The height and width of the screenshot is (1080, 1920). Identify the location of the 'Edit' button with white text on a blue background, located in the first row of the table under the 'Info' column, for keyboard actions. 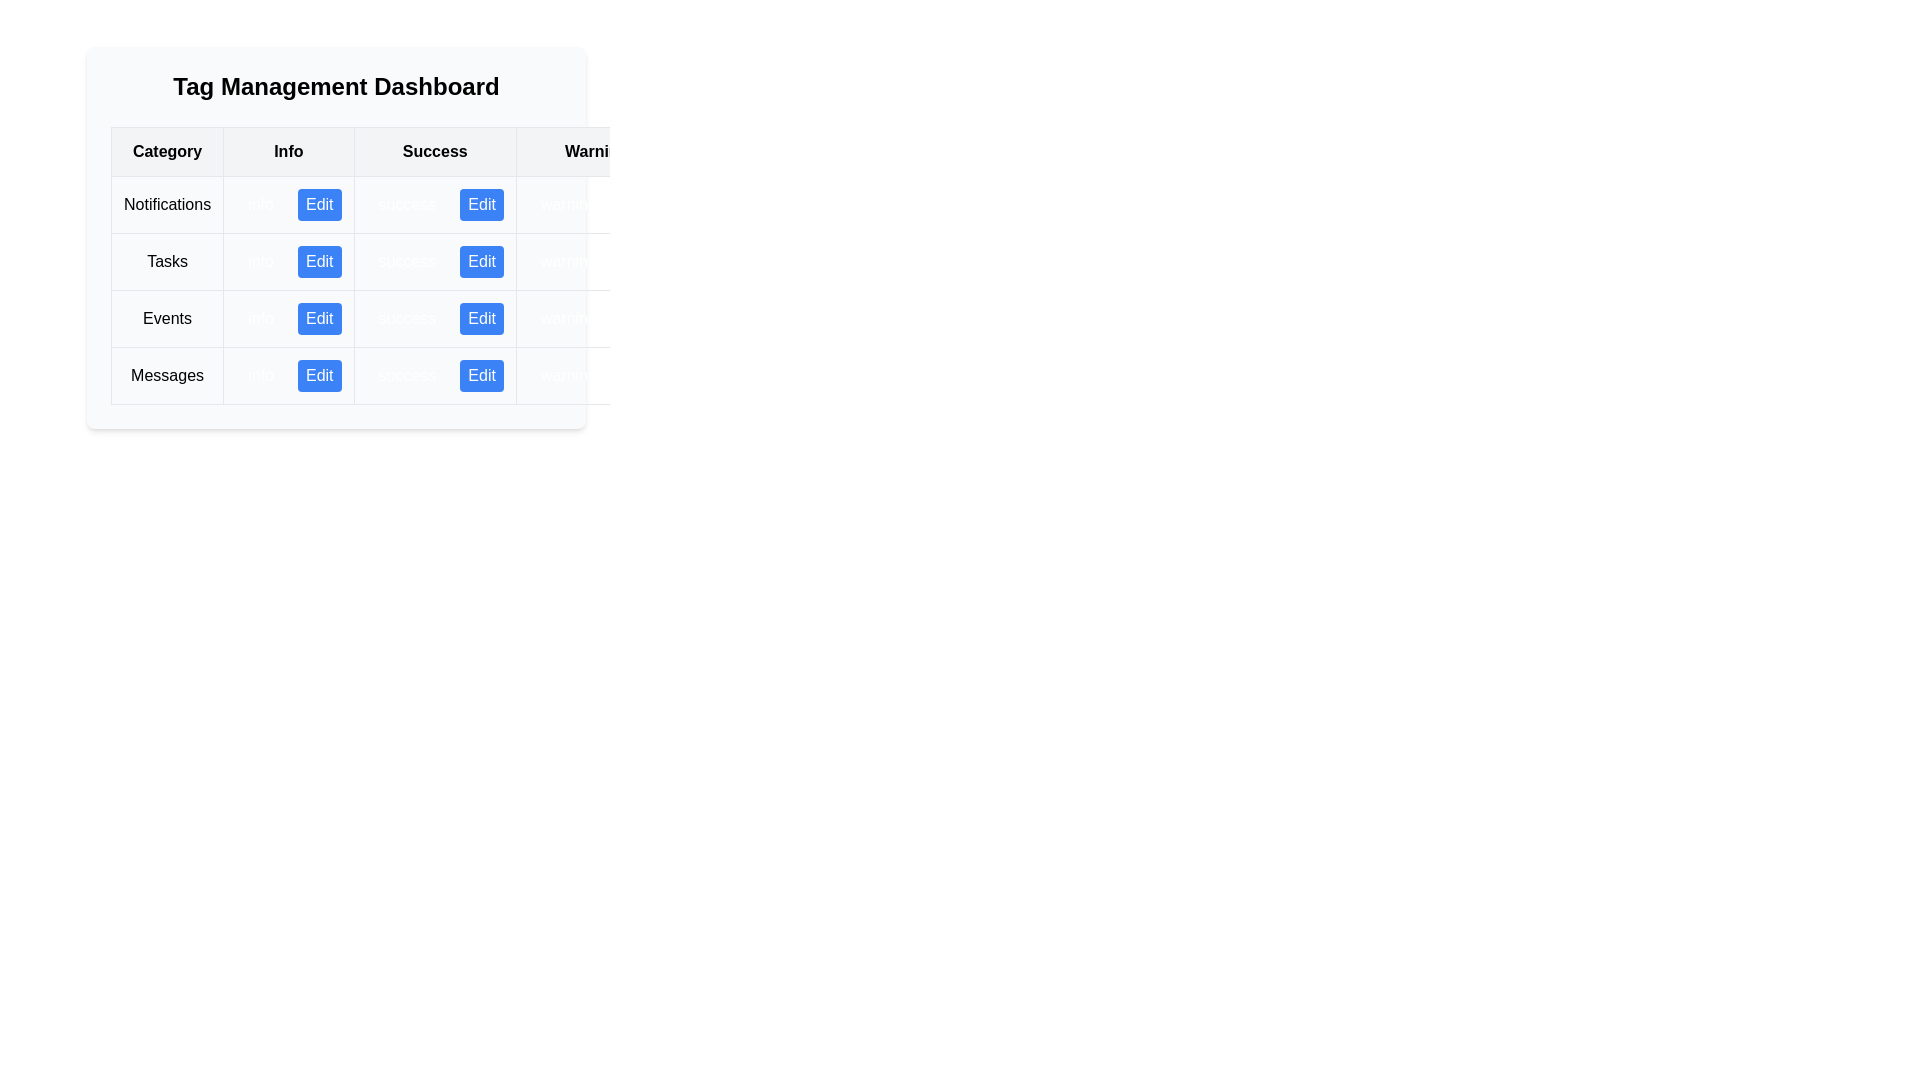
(318, 204).